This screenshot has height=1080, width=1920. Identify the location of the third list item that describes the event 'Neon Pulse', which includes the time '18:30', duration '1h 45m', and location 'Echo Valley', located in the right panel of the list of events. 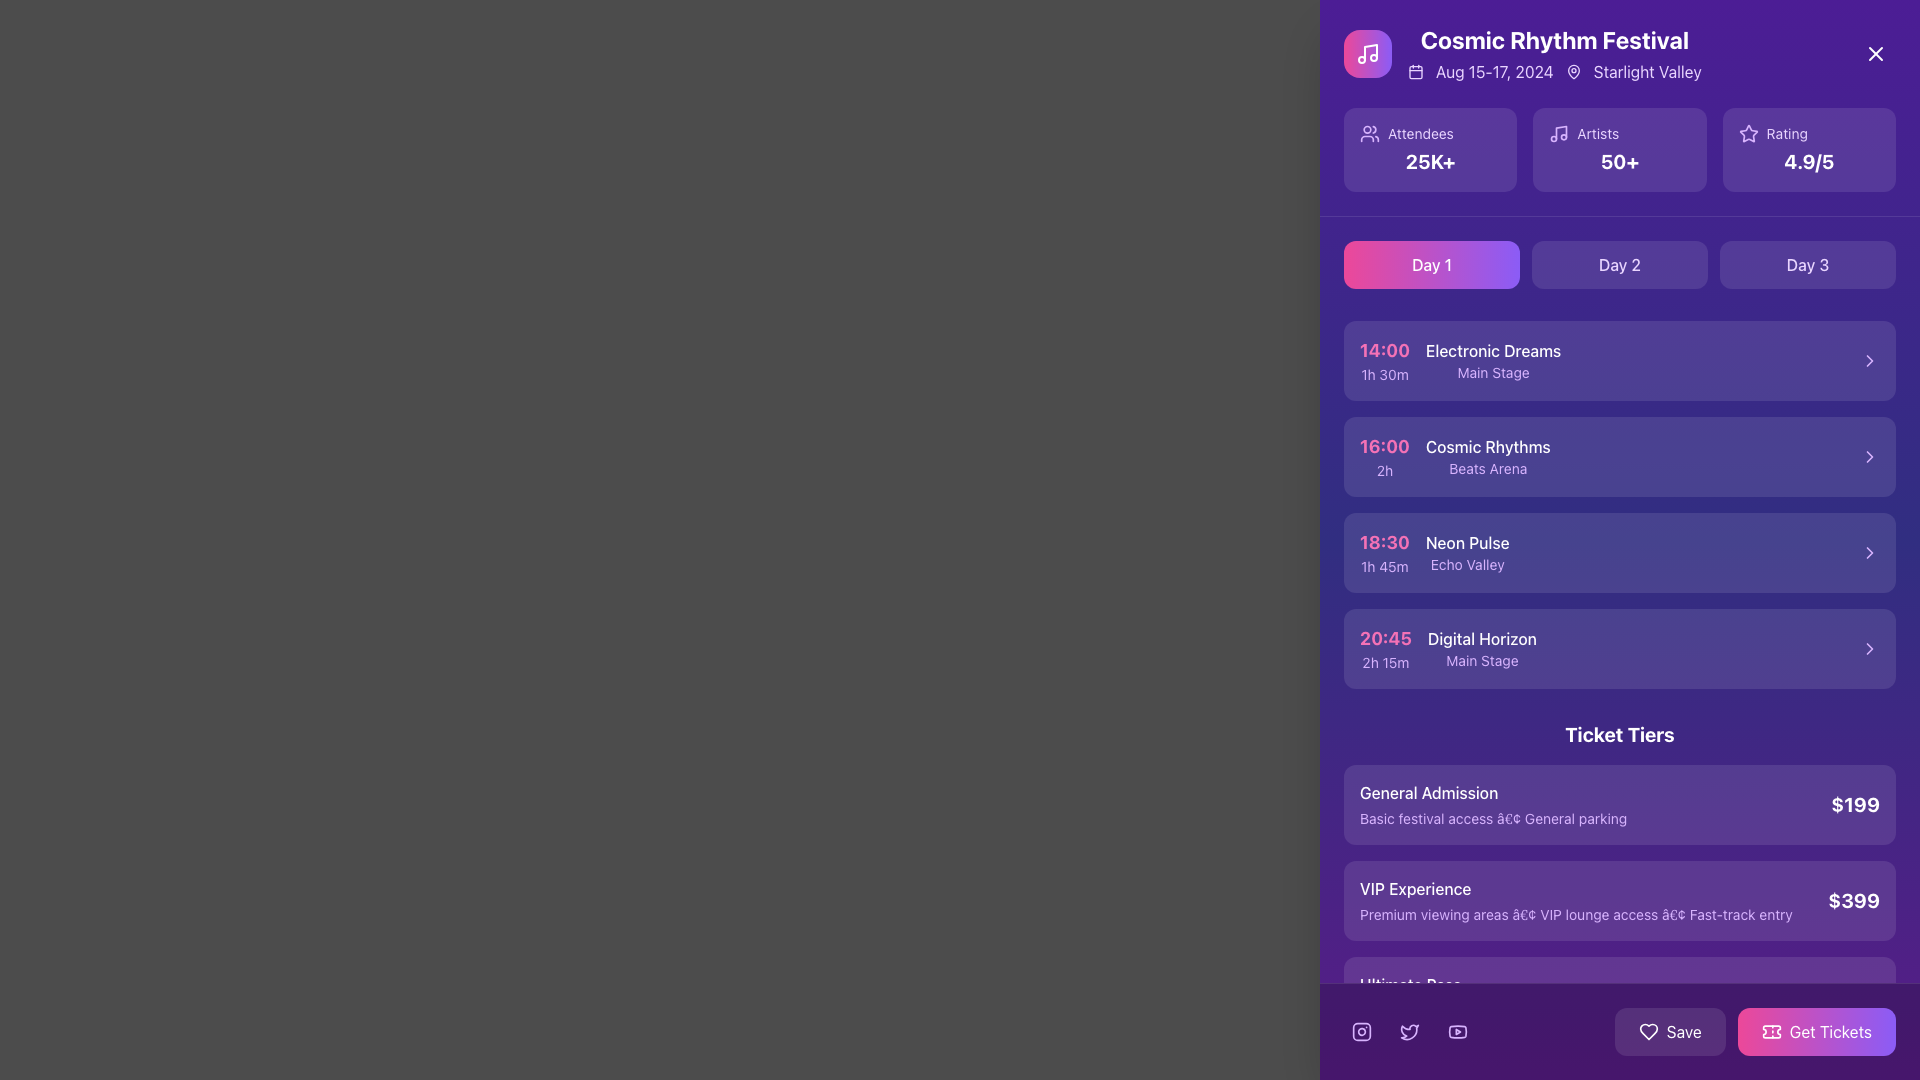
(1433, 552).